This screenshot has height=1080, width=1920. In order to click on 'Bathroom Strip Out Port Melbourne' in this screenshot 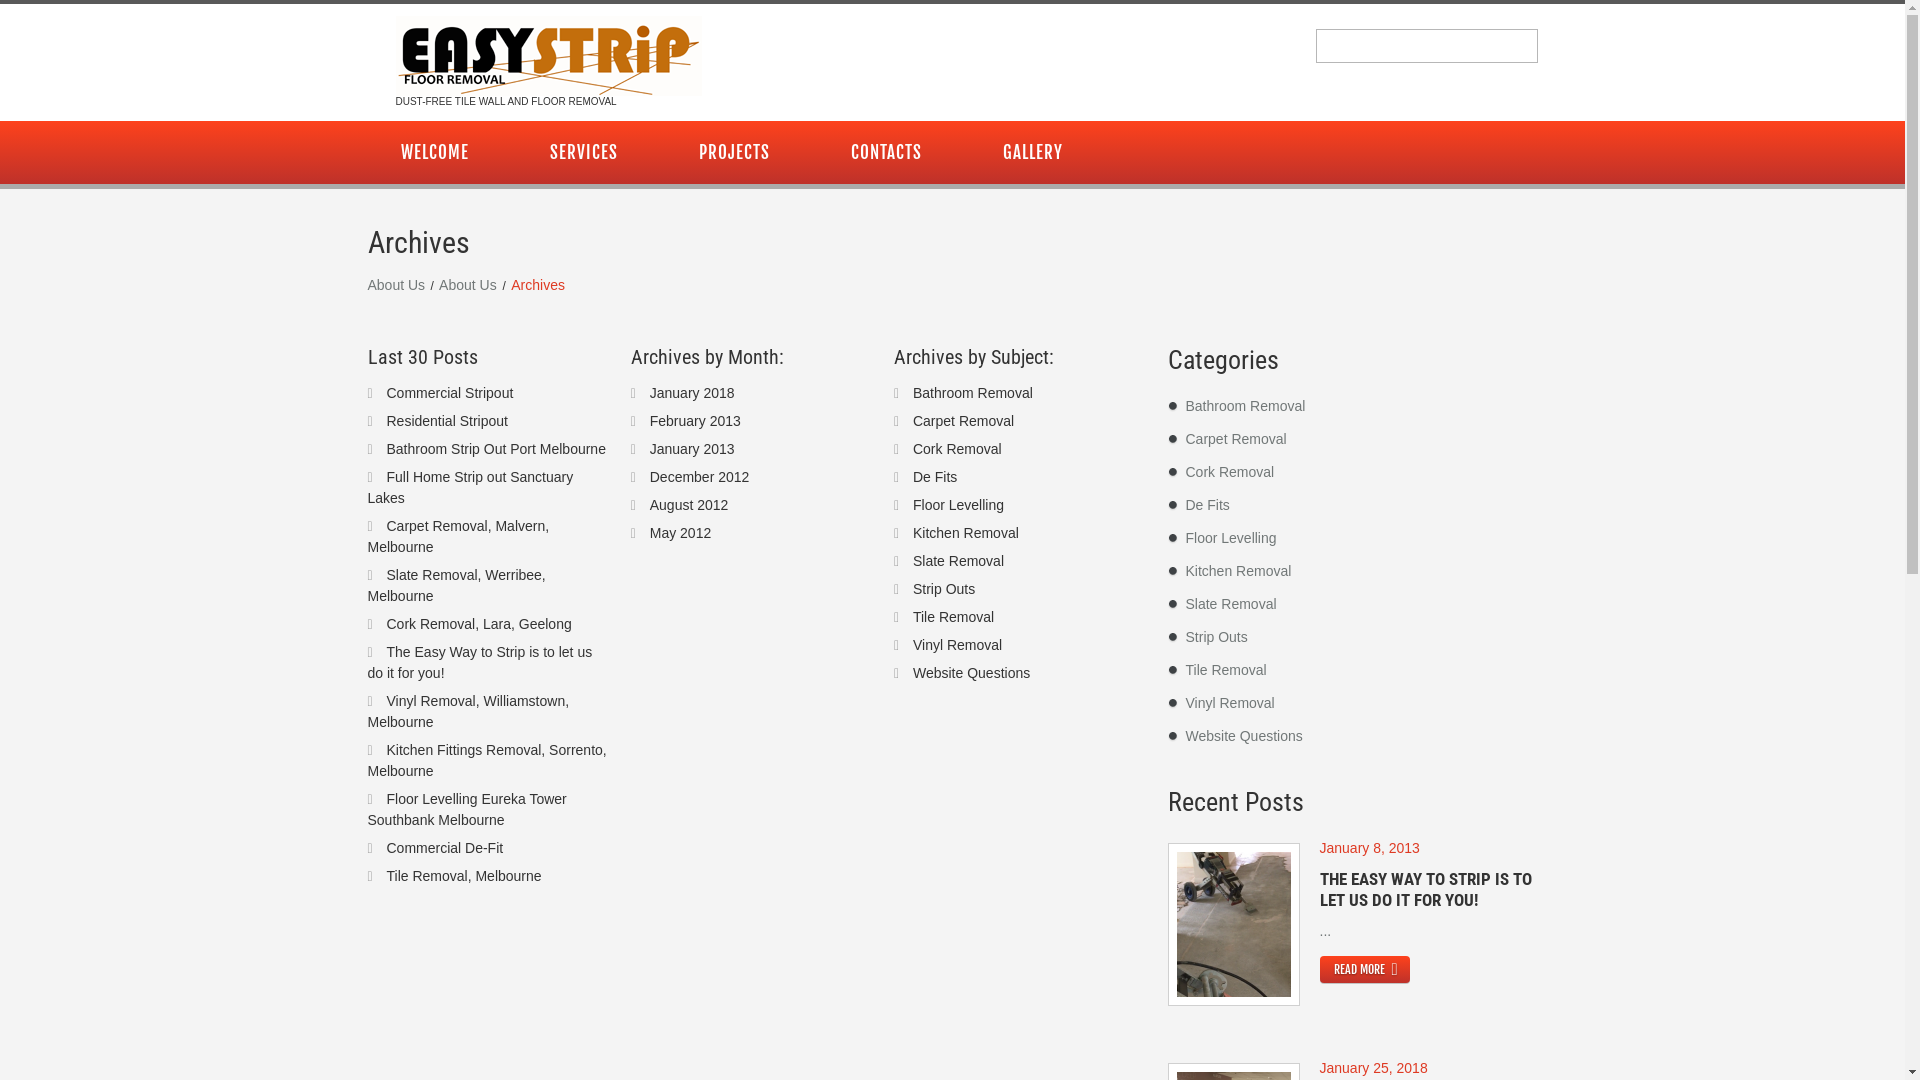, I will do `click(495, 446)`.